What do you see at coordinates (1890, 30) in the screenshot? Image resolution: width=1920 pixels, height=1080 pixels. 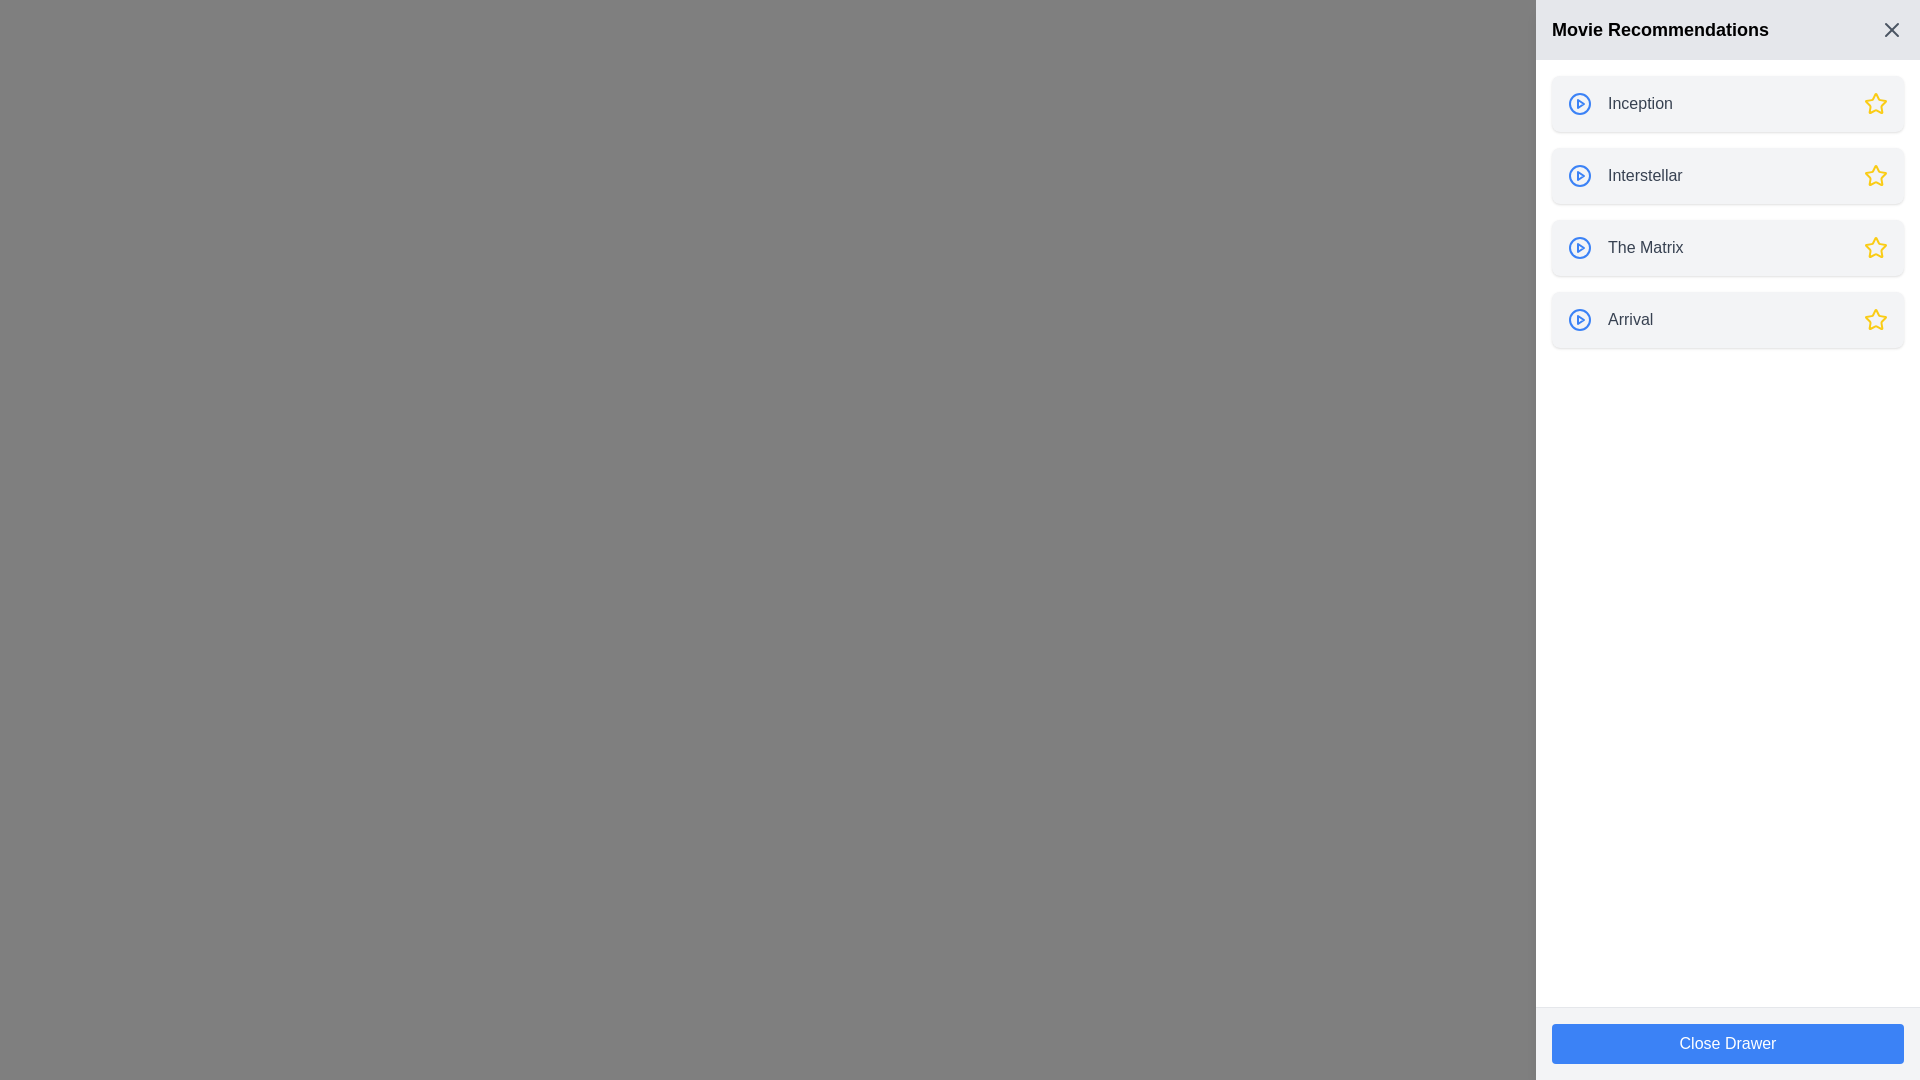 I see `the icon button in the top-right corner of the 'Movie Recommendations' panel` at bounding box center [1890, 30].